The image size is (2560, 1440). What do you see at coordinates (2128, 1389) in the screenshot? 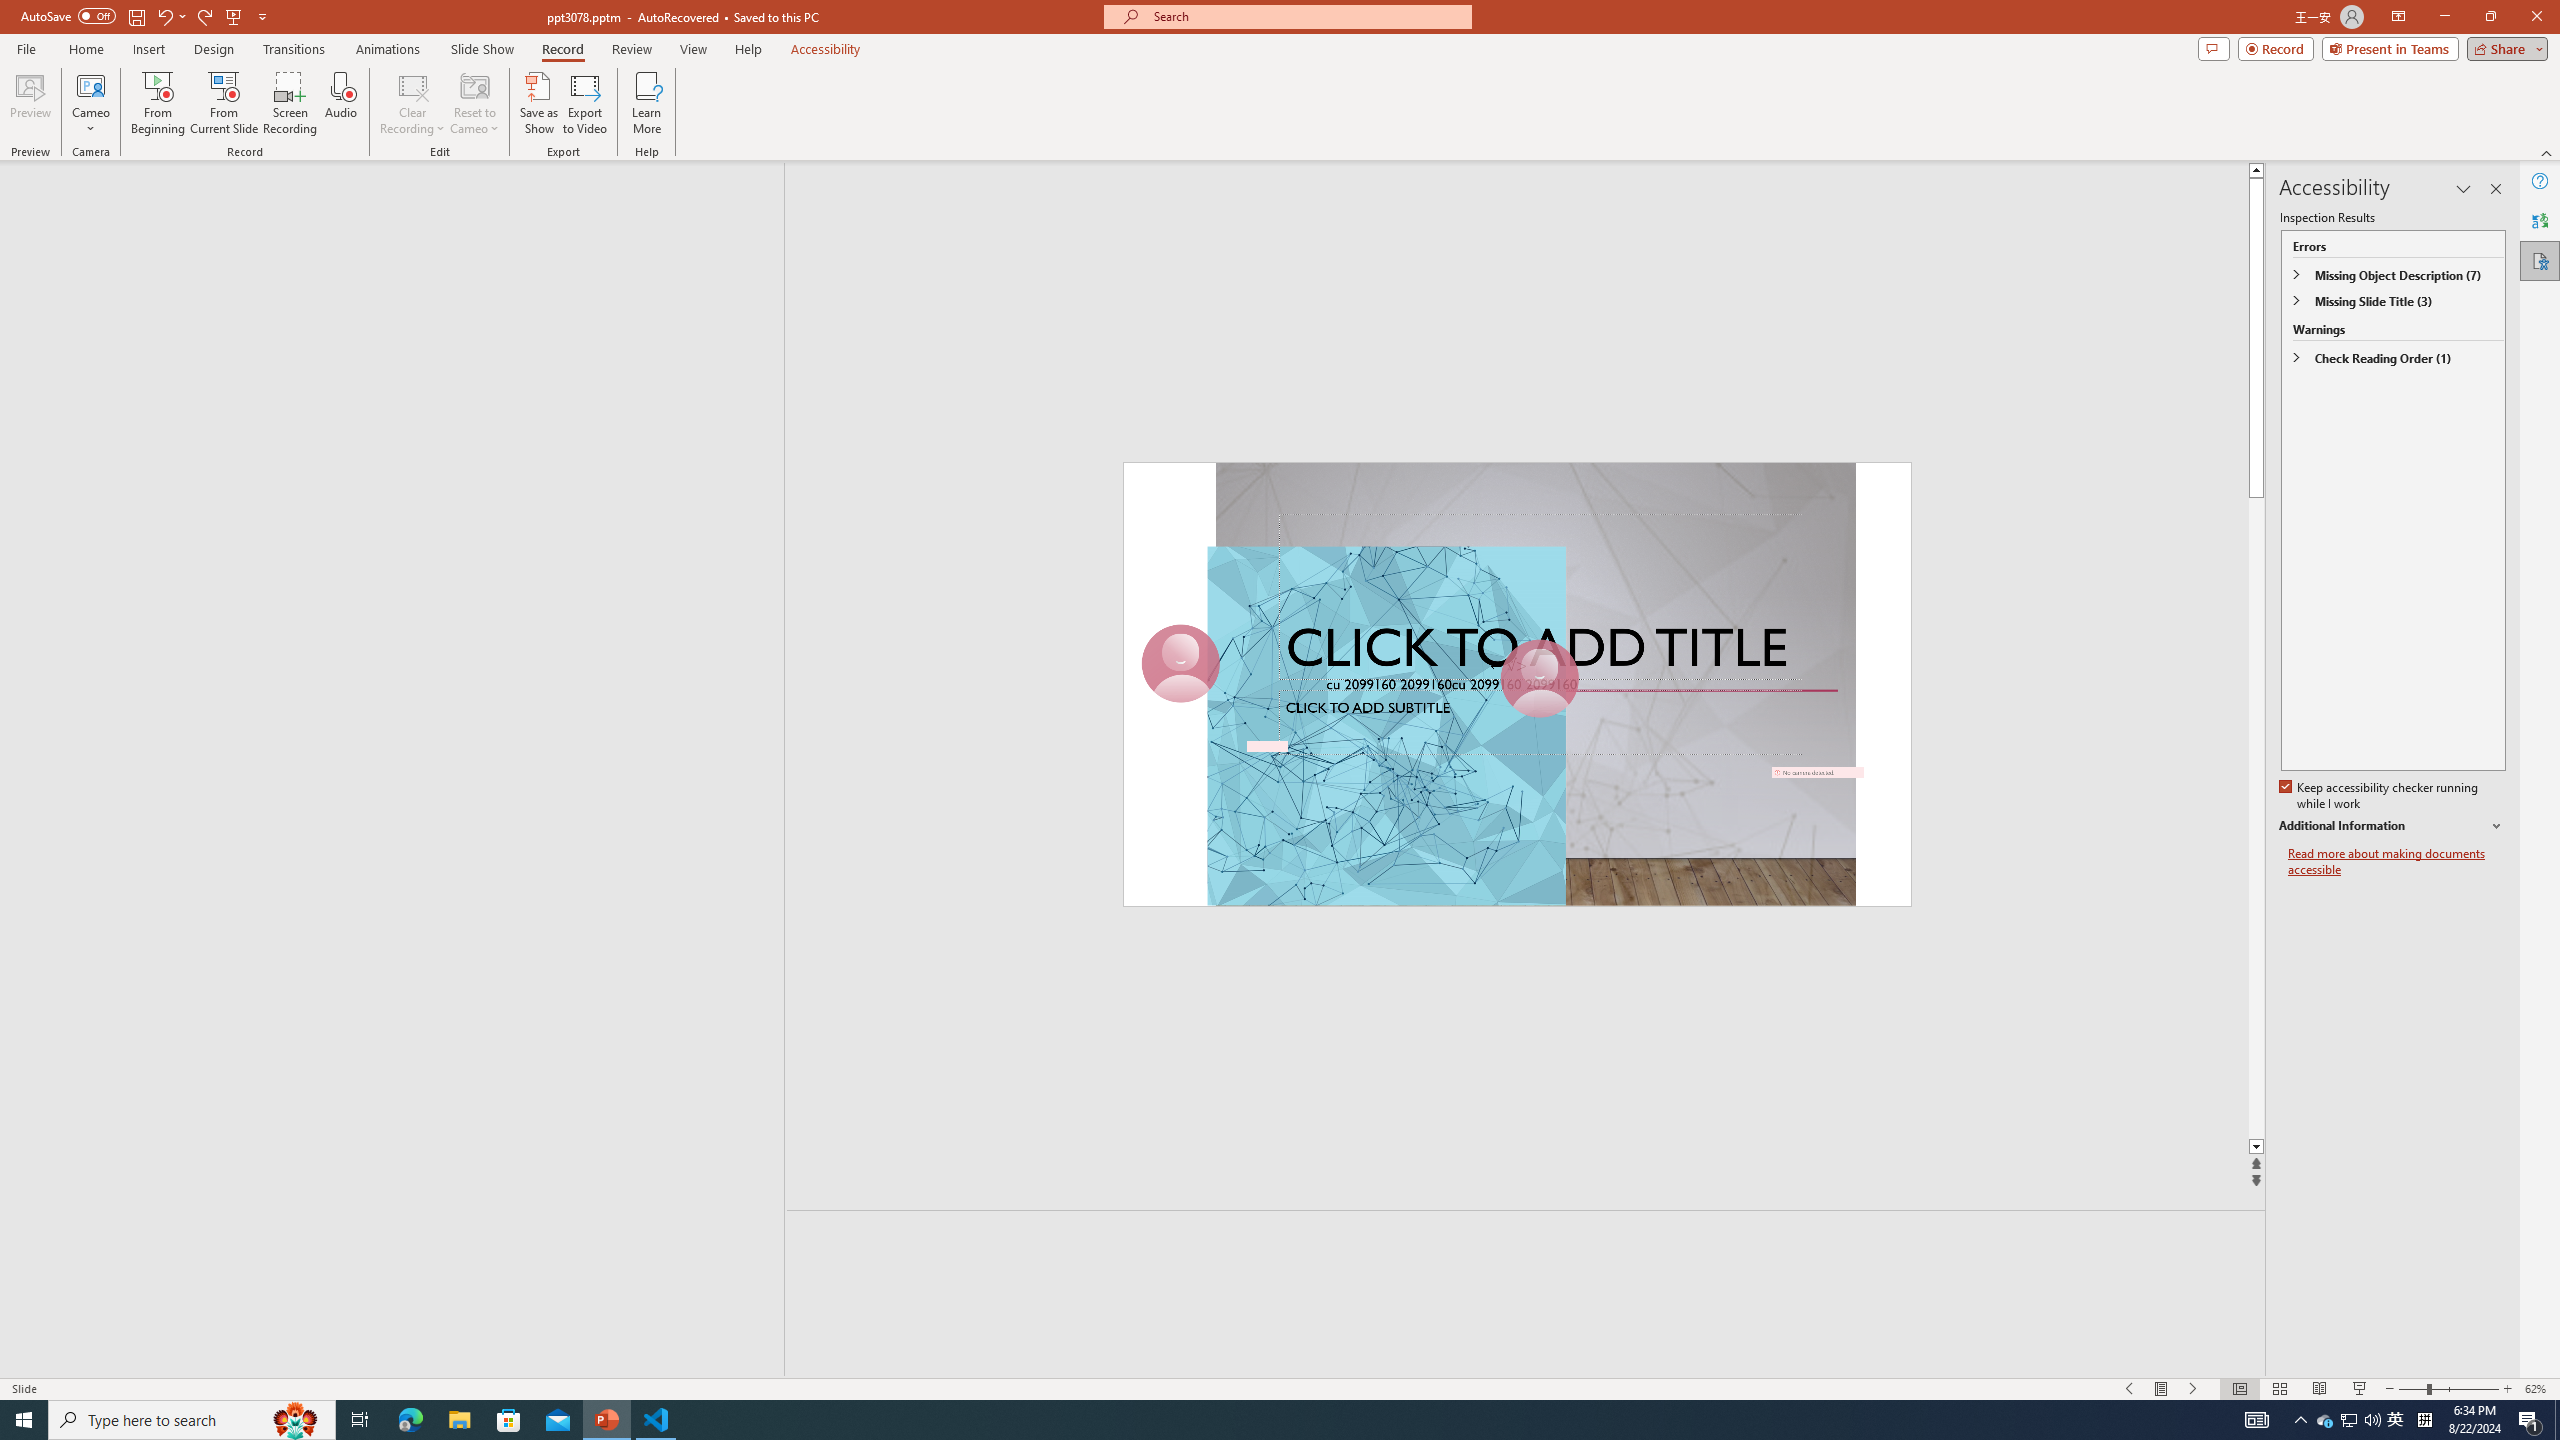
I see `'Slide Show Previous On'` at bounding box center [2128, 1389].